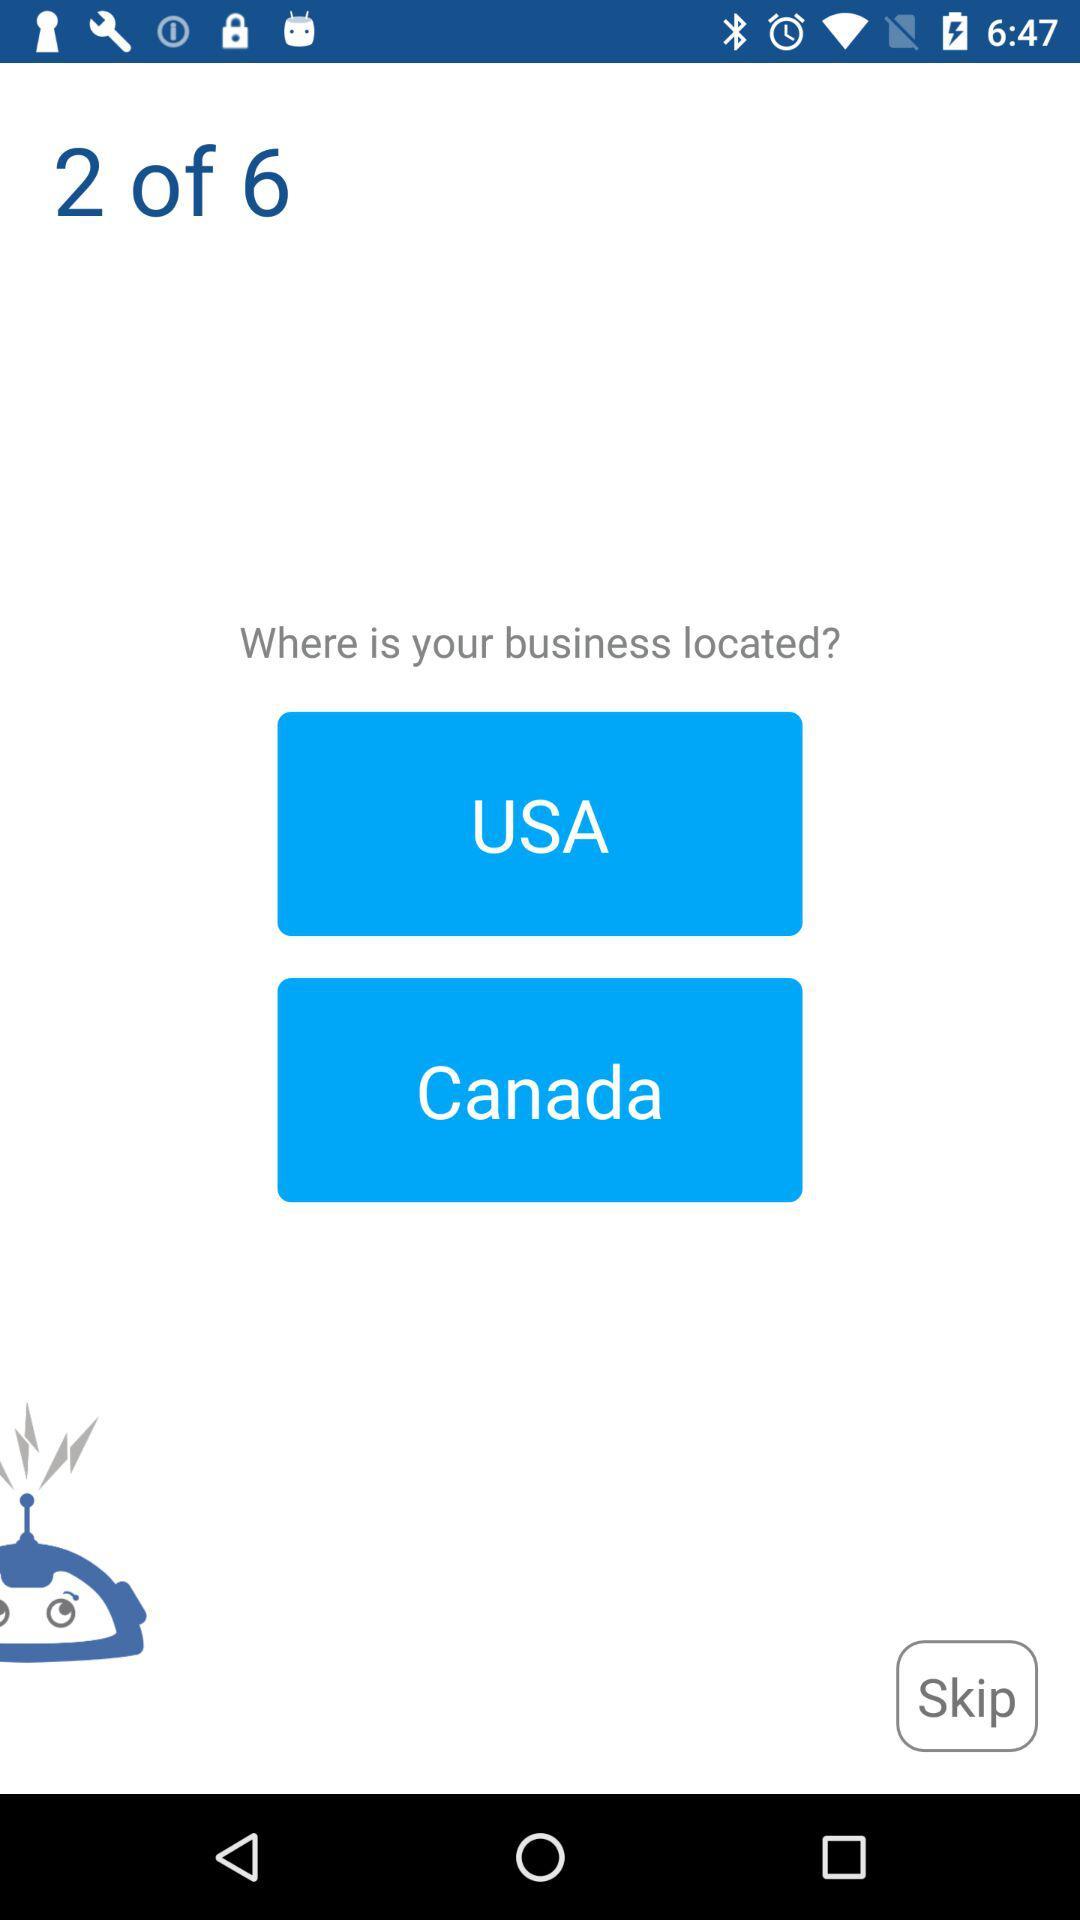 This screenshot has width=1080, height=1920. What do you see at coordinates (966, 1695) in the screenshot?
I see `the icon at the bottom right corner` at bounding box center [966, 1695].